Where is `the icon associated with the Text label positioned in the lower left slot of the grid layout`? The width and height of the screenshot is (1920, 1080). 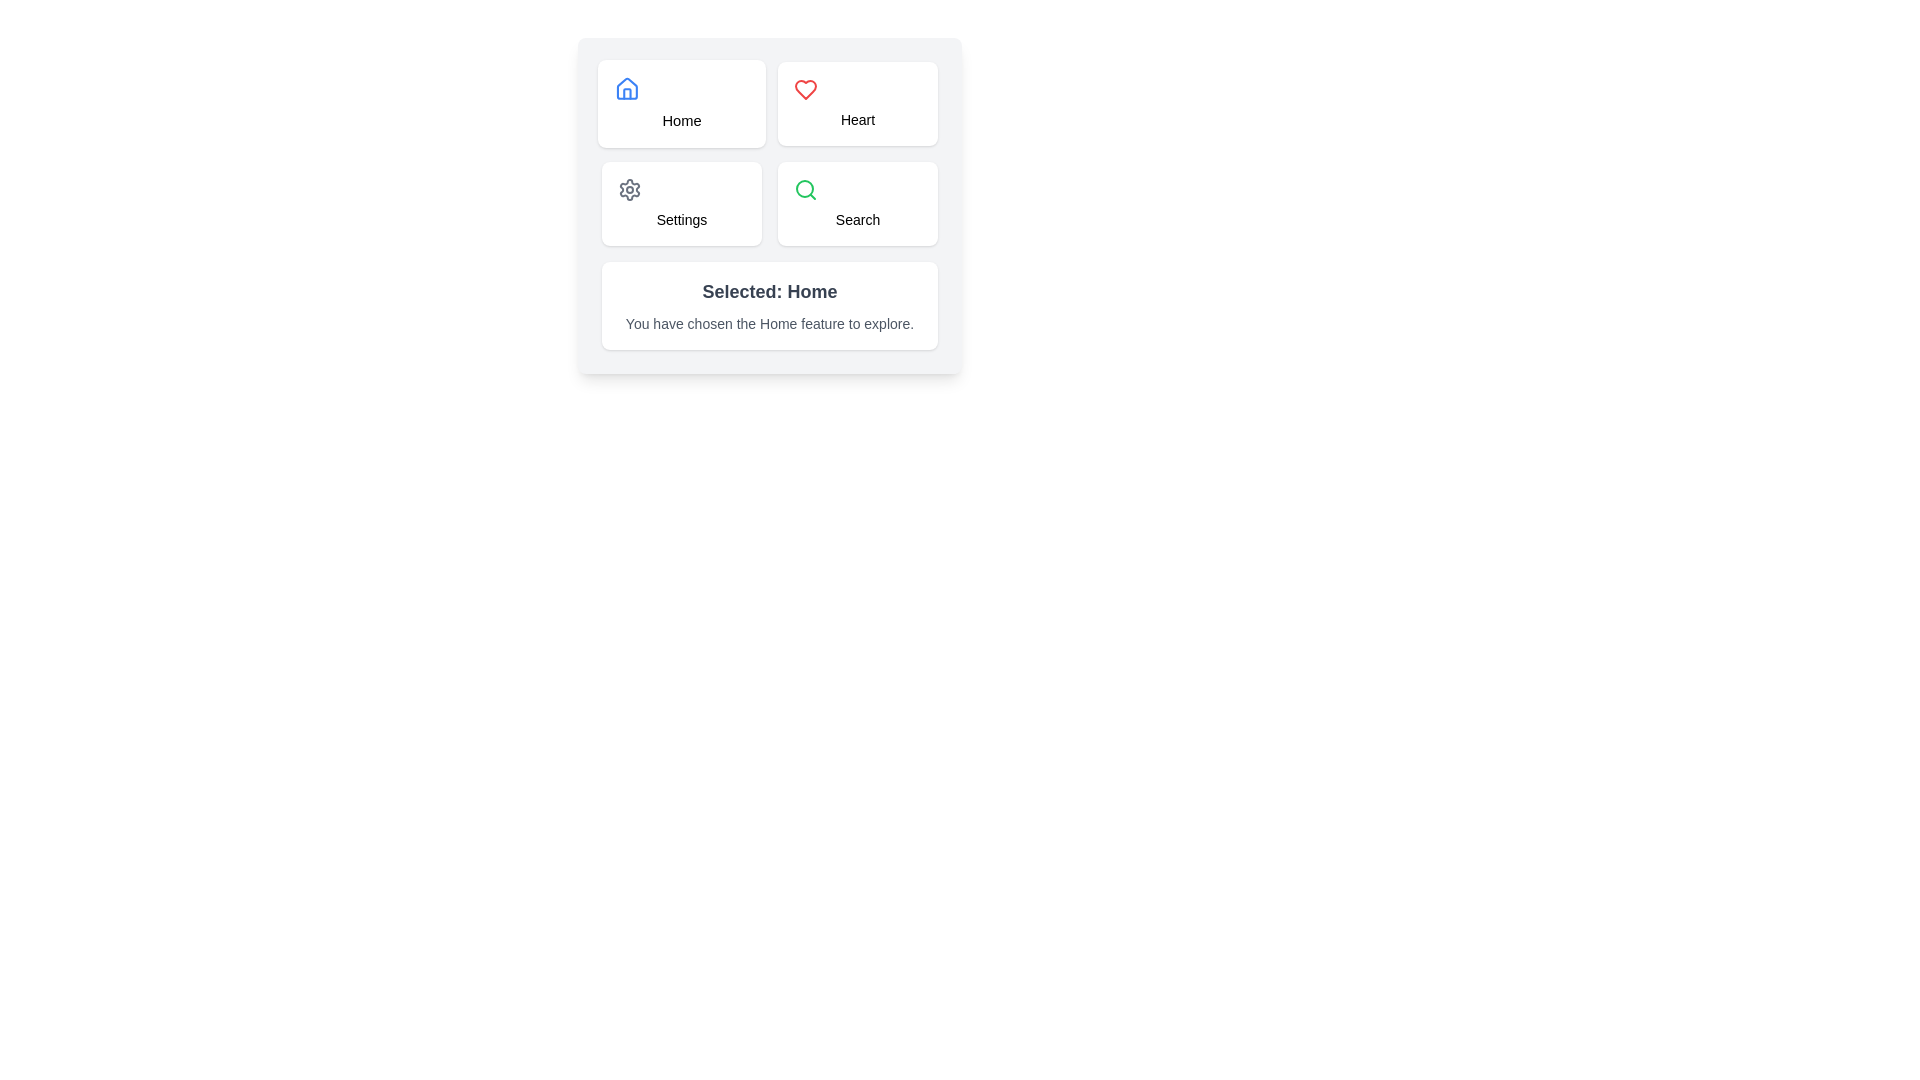 the icon associated with the Text label positioned in the lower left slot of the grid layout is located at coordinates (681, 219).